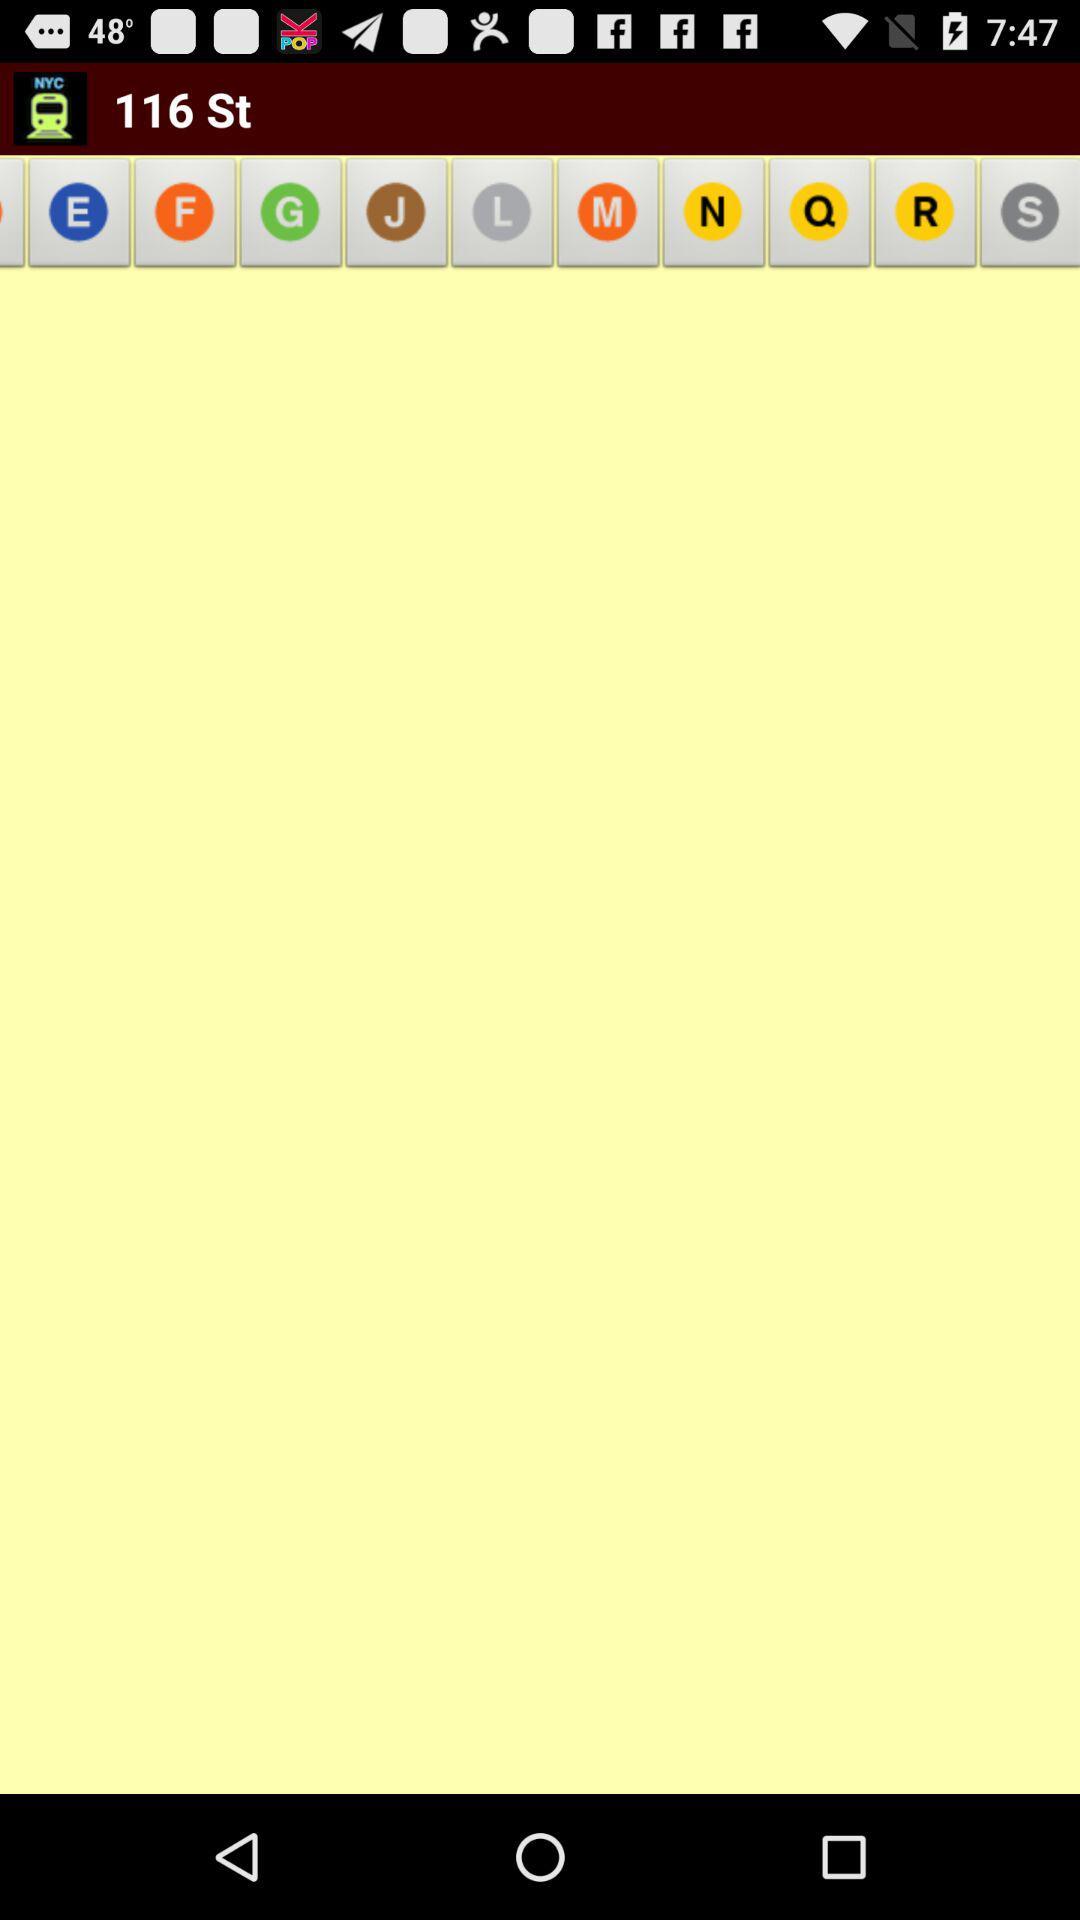 Image resolution: width=1080 pixels, height=1920 pixels. What do you see at coordinates (291, 218) in the screenshot?
I see `app below 116 st icon` at bounding box center [291, 218].